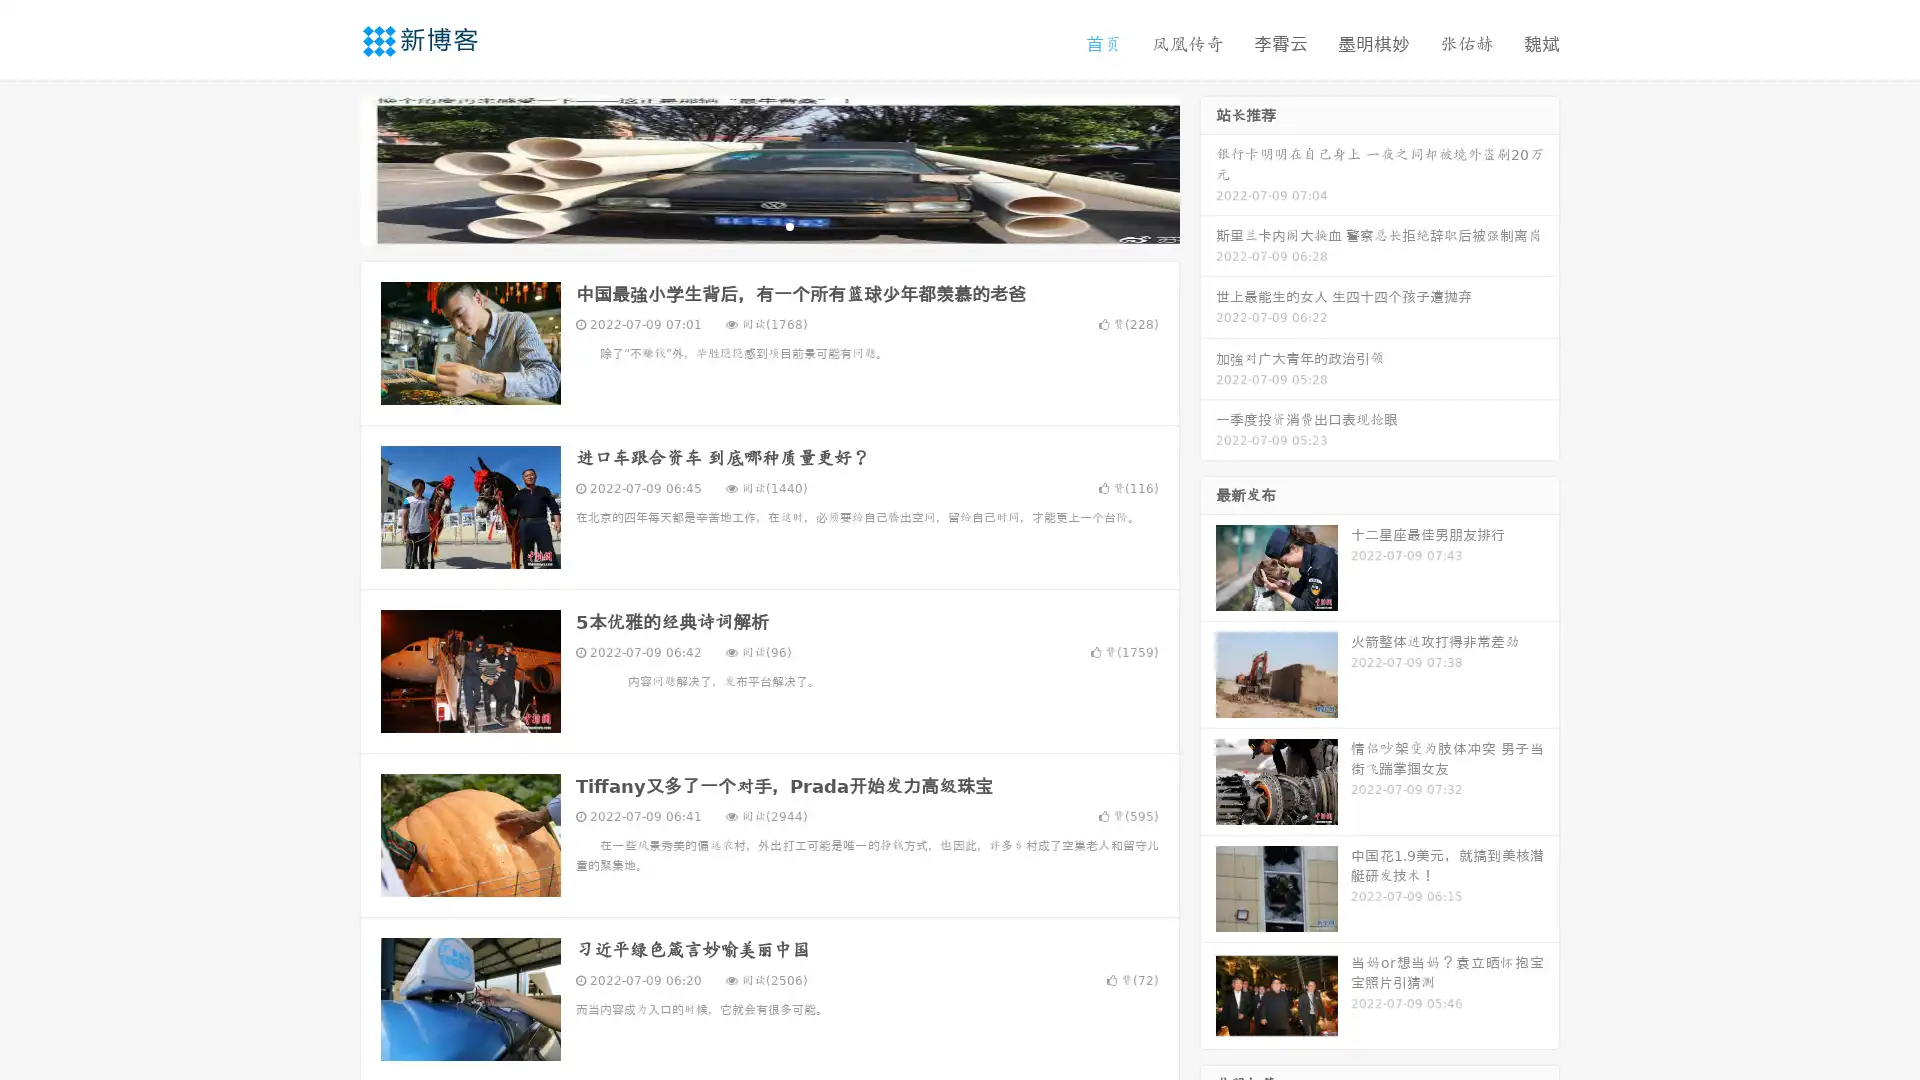 The width and height of the screenshot is (1920, 1080). What do you see at coordinates (330, 168) in the screenshot?
I see `Previous slide` at bounding box center [330, 168].